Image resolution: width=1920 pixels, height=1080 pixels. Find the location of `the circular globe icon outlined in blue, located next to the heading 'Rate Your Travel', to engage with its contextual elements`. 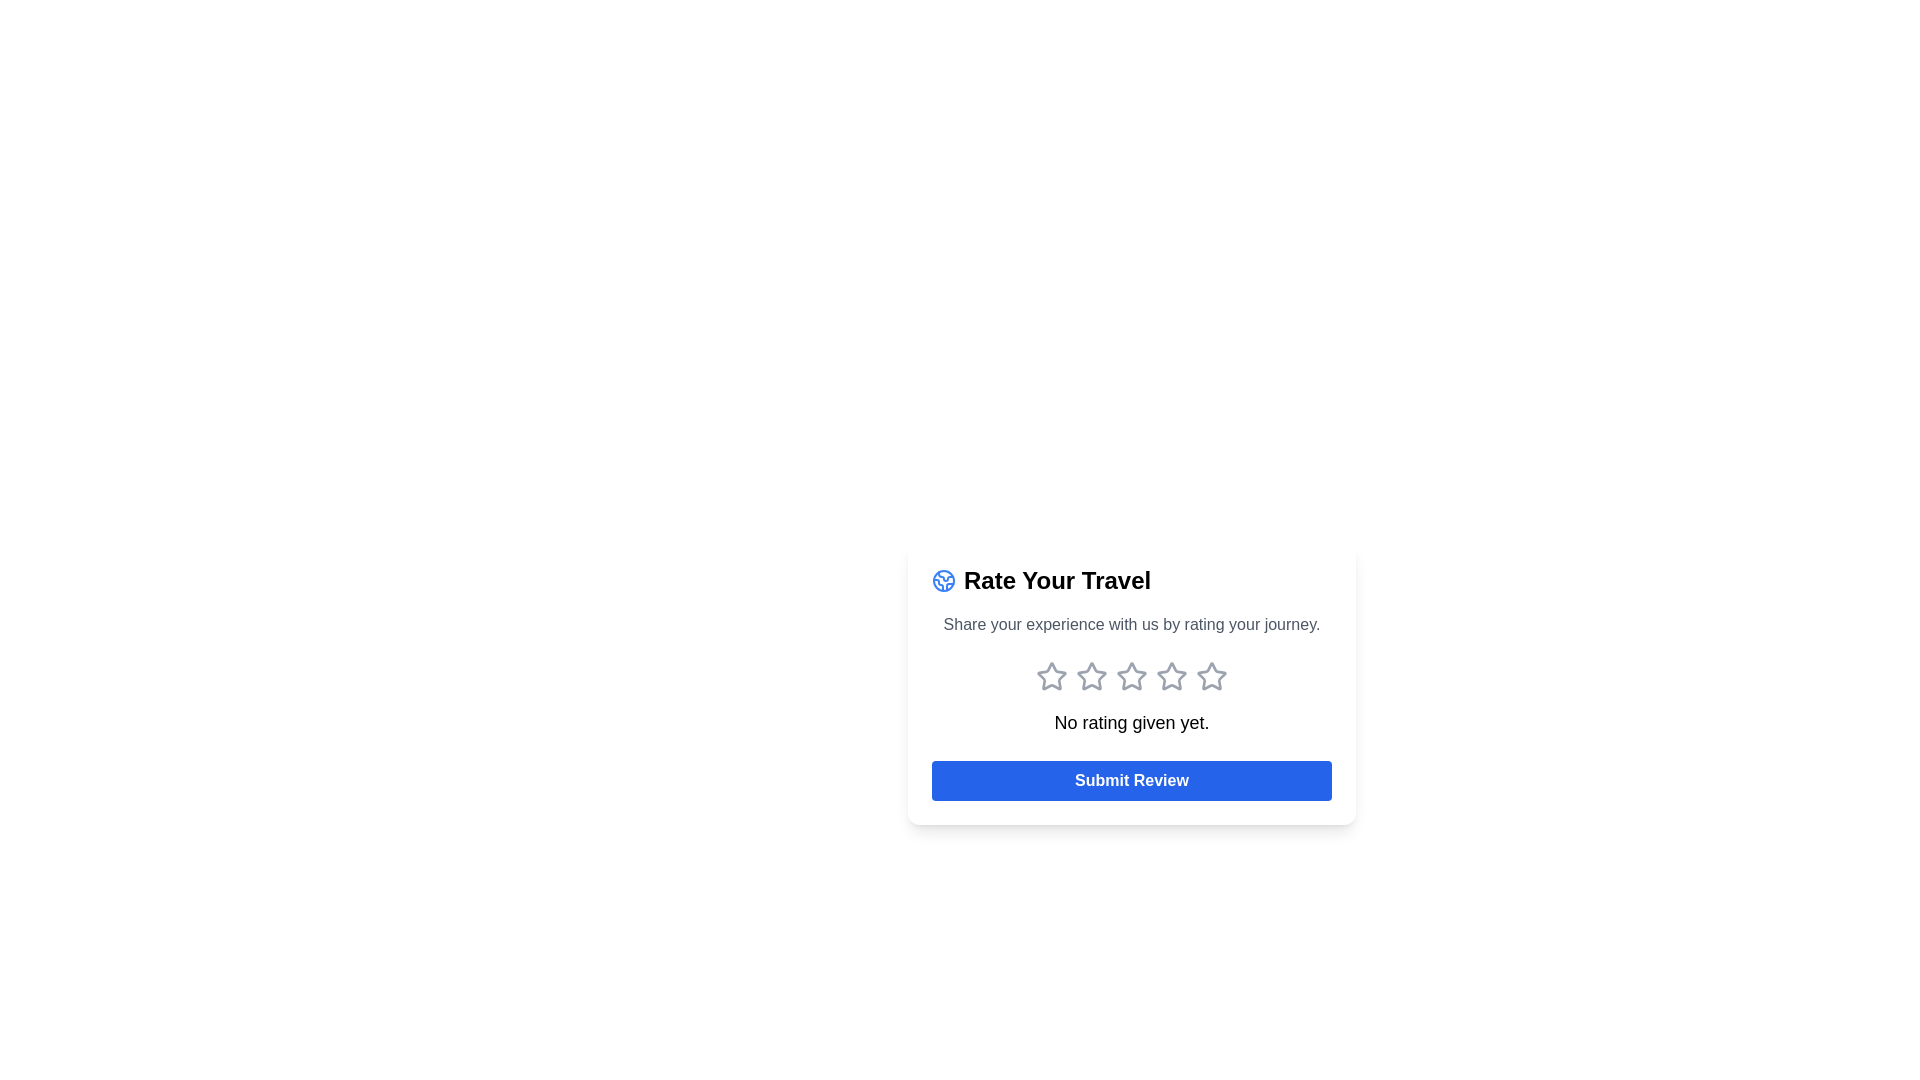

the circular globe icon outlined in blue, located next to the heading 'Rate Your Travel', to engage with its contextual elements is located at coordinates (943, 581).